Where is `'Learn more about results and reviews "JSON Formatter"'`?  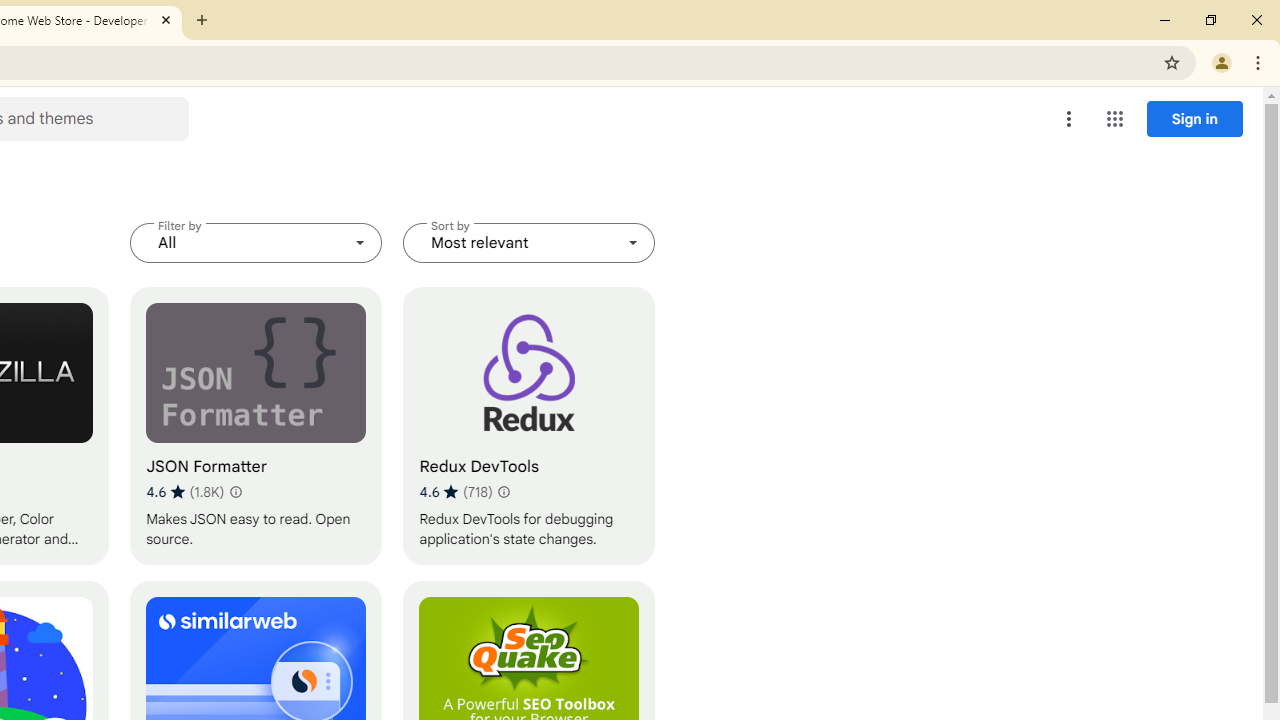
'Learn more about results and reviews "JSON Formatter"' is located at coordinates (236, 492).